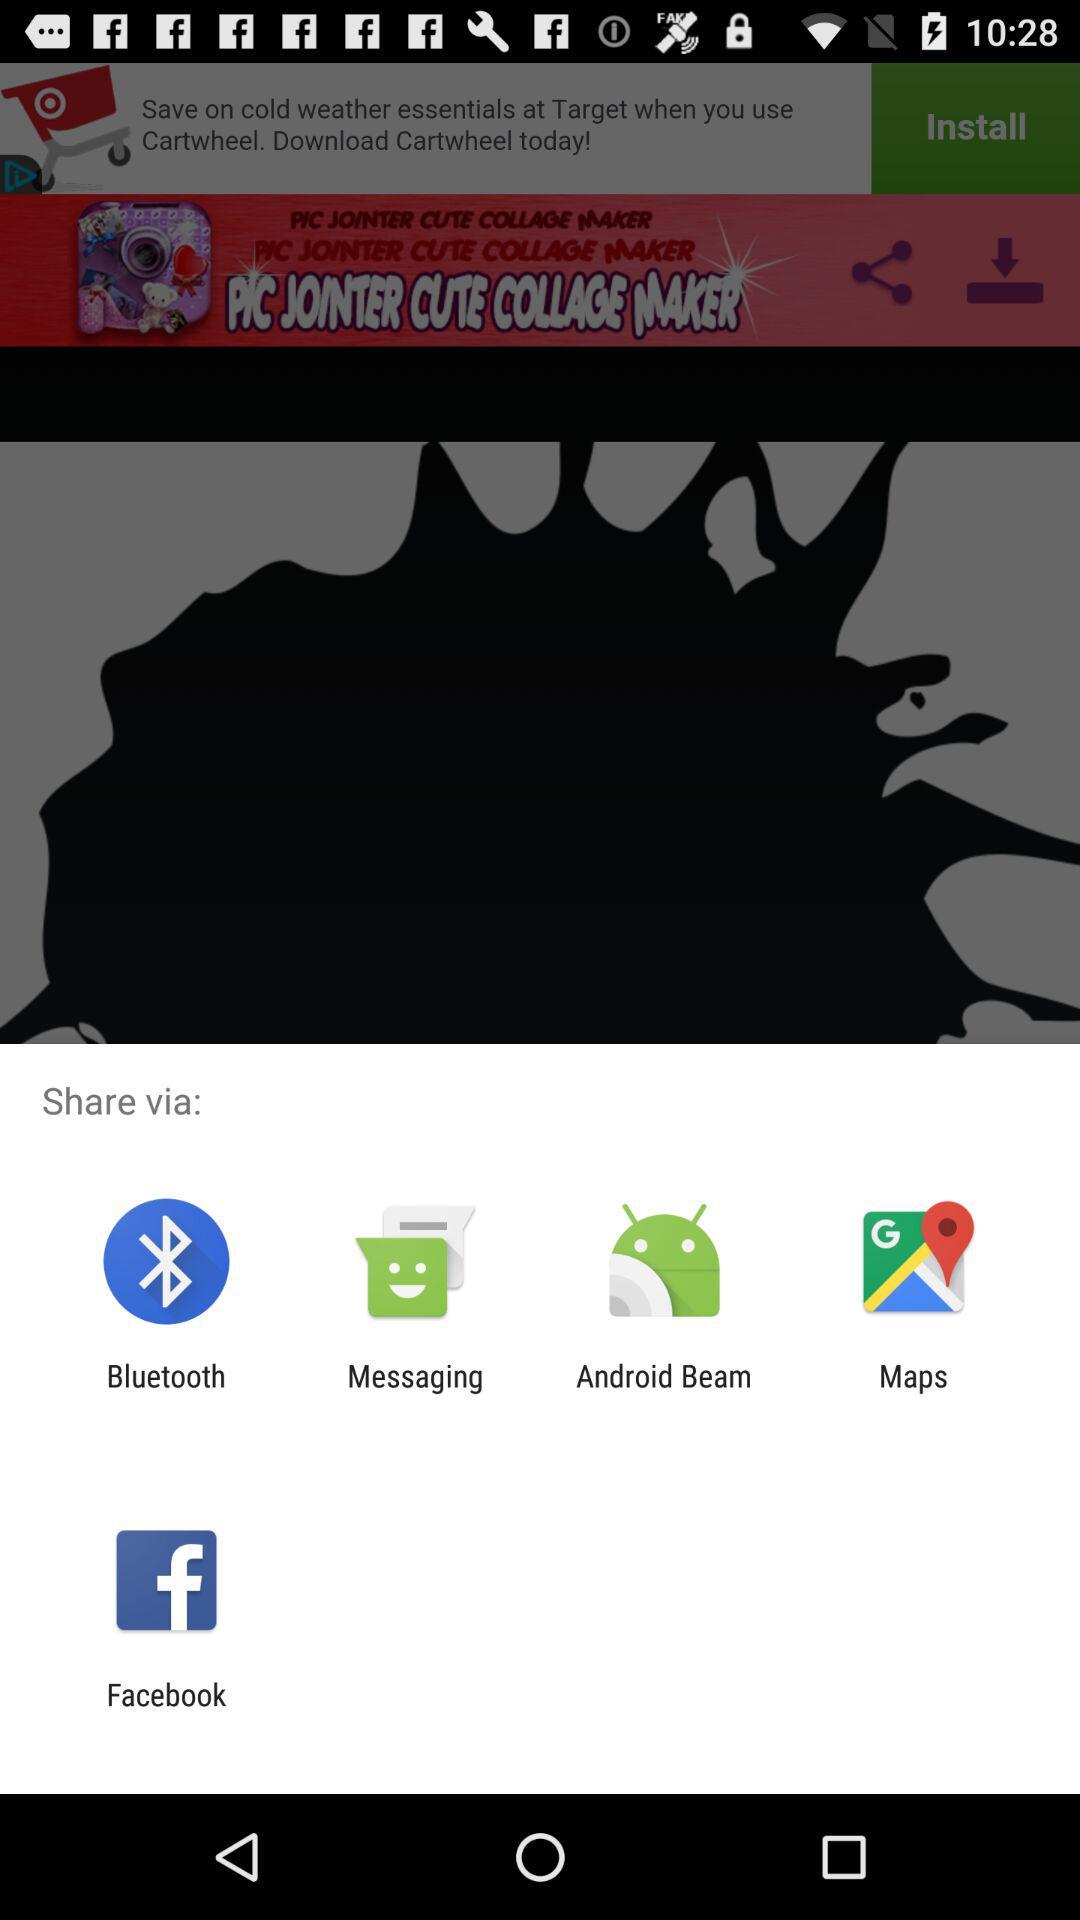 Image resolution: width=1080 pixels, height=1920 pixels. I want to click on maps, so click(913, 1392).